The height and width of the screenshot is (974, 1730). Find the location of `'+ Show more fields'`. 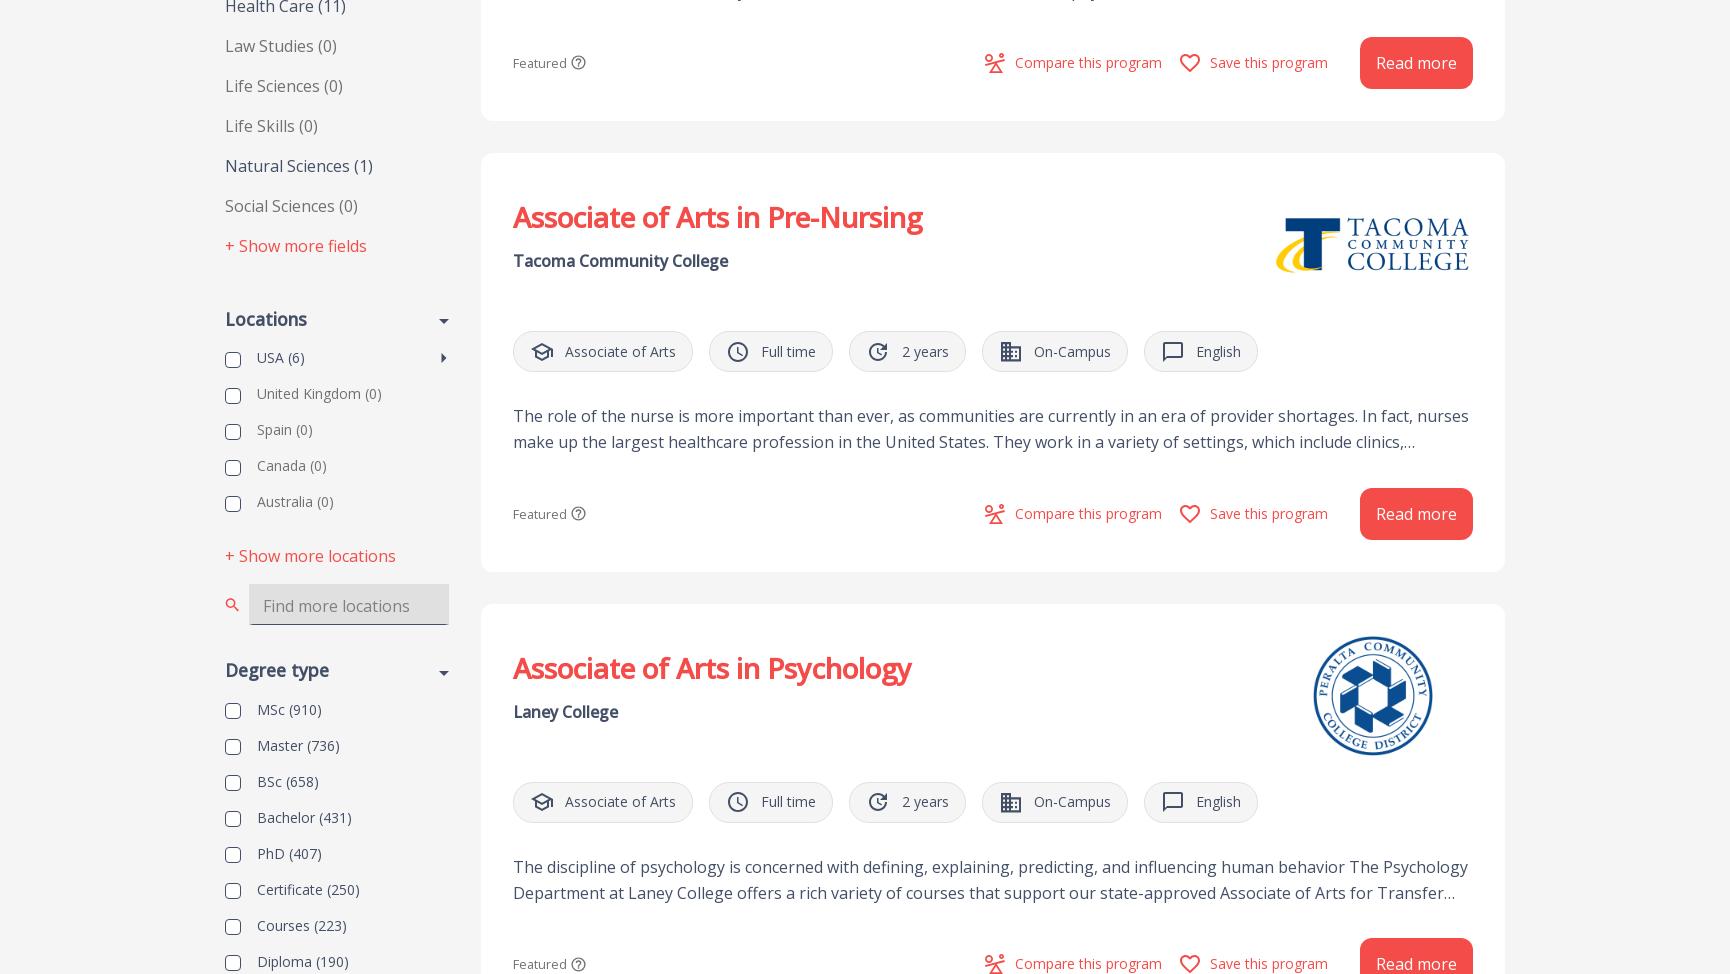

'+ Show more fields' is located at coordinates (224, 245).